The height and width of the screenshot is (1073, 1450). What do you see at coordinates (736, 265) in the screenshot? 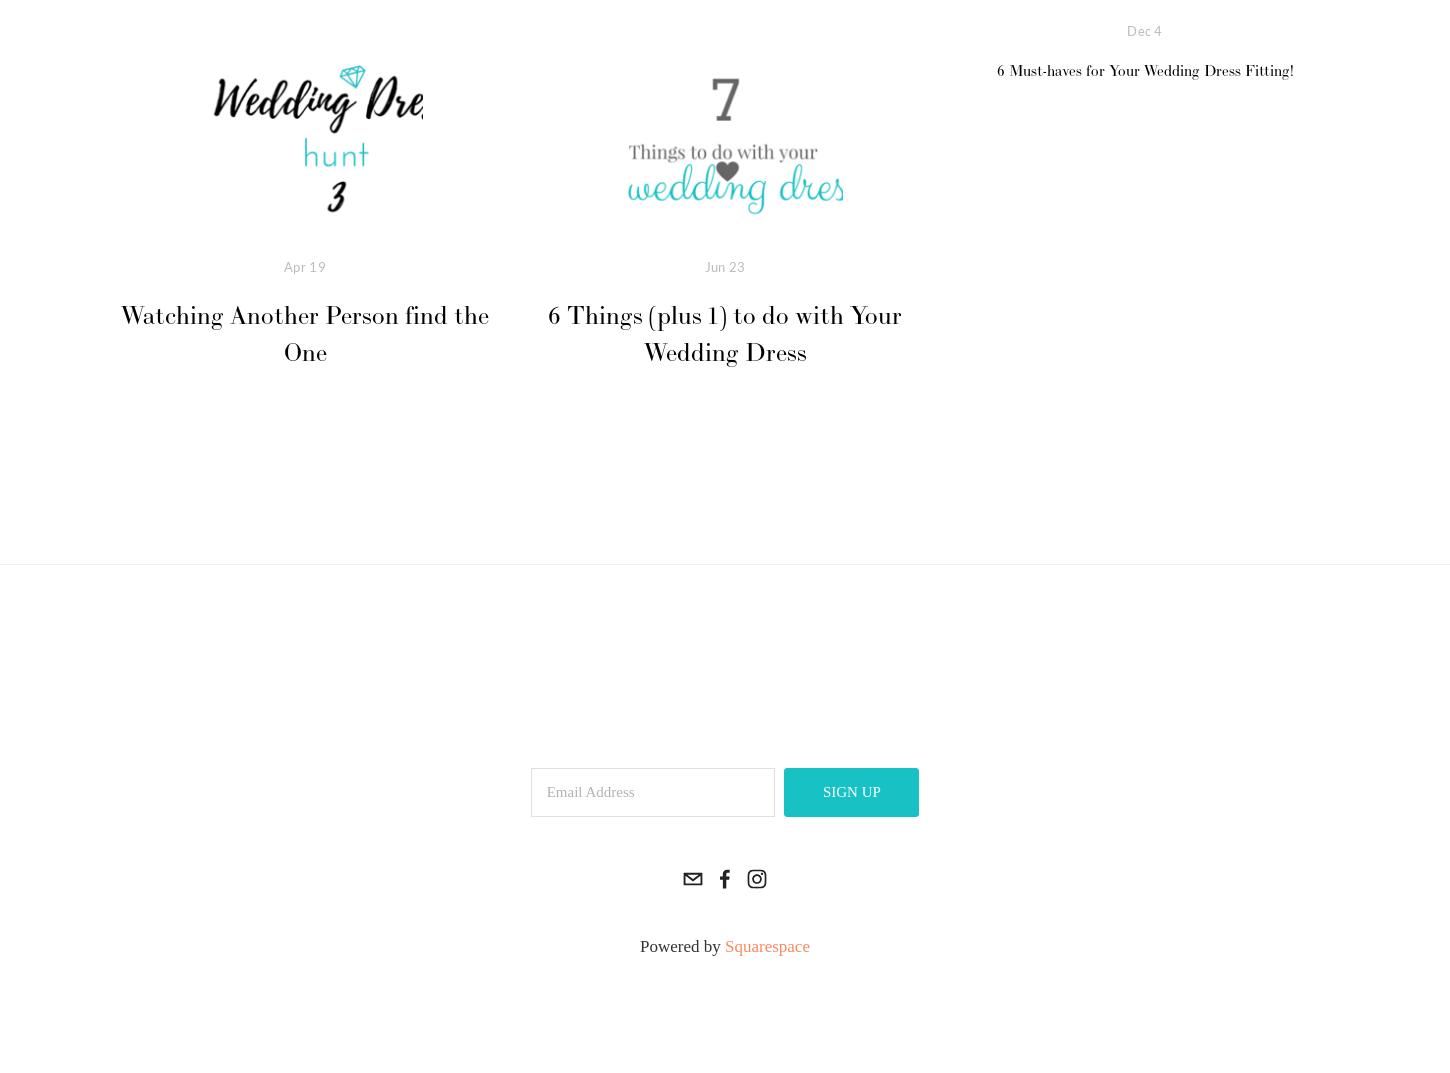
I see `'23'` at bounding box center [736, 265].